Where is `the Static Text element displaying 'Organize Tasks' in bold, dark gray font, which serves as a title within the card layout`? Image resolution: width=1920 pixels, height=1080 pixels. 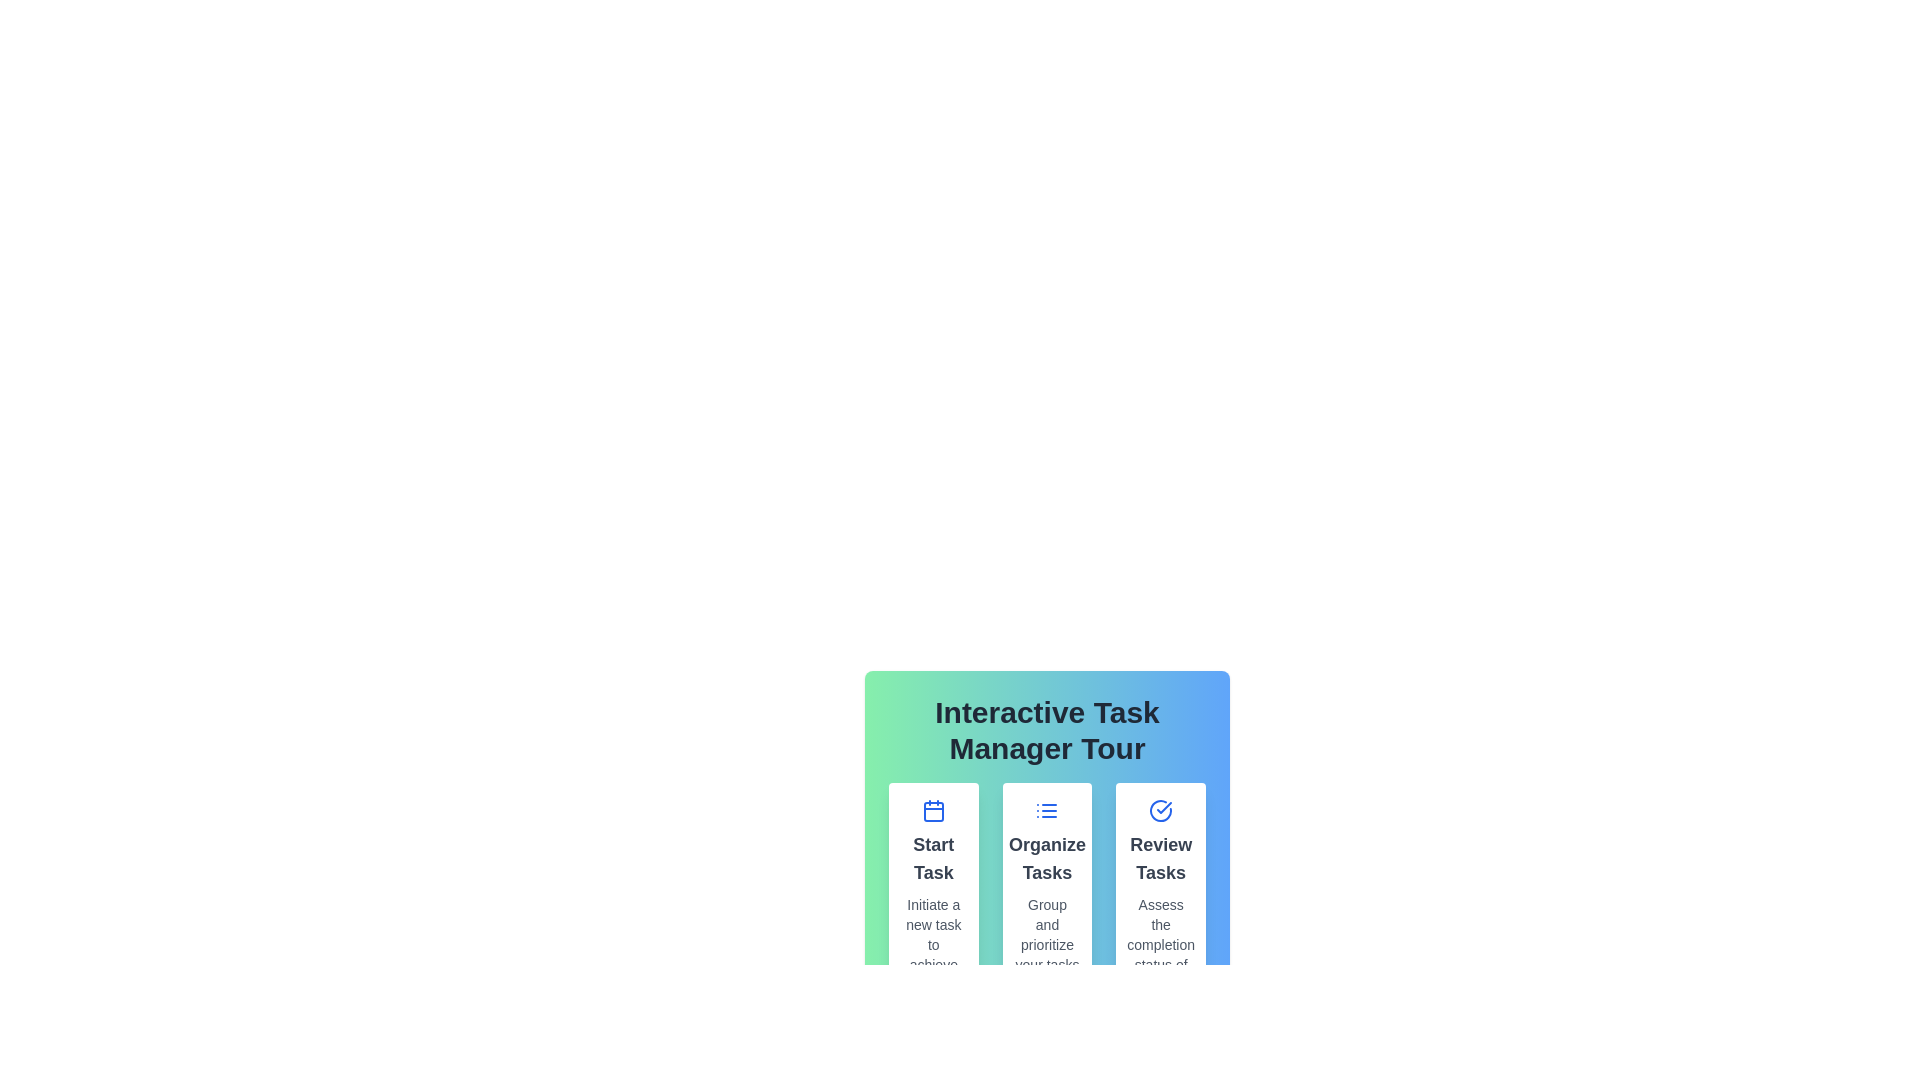
the Static Text element displaying 'Organize Tasks' in bold, dark gray font, which serves as a title within the card layout is located at coordinates (1046, 858).